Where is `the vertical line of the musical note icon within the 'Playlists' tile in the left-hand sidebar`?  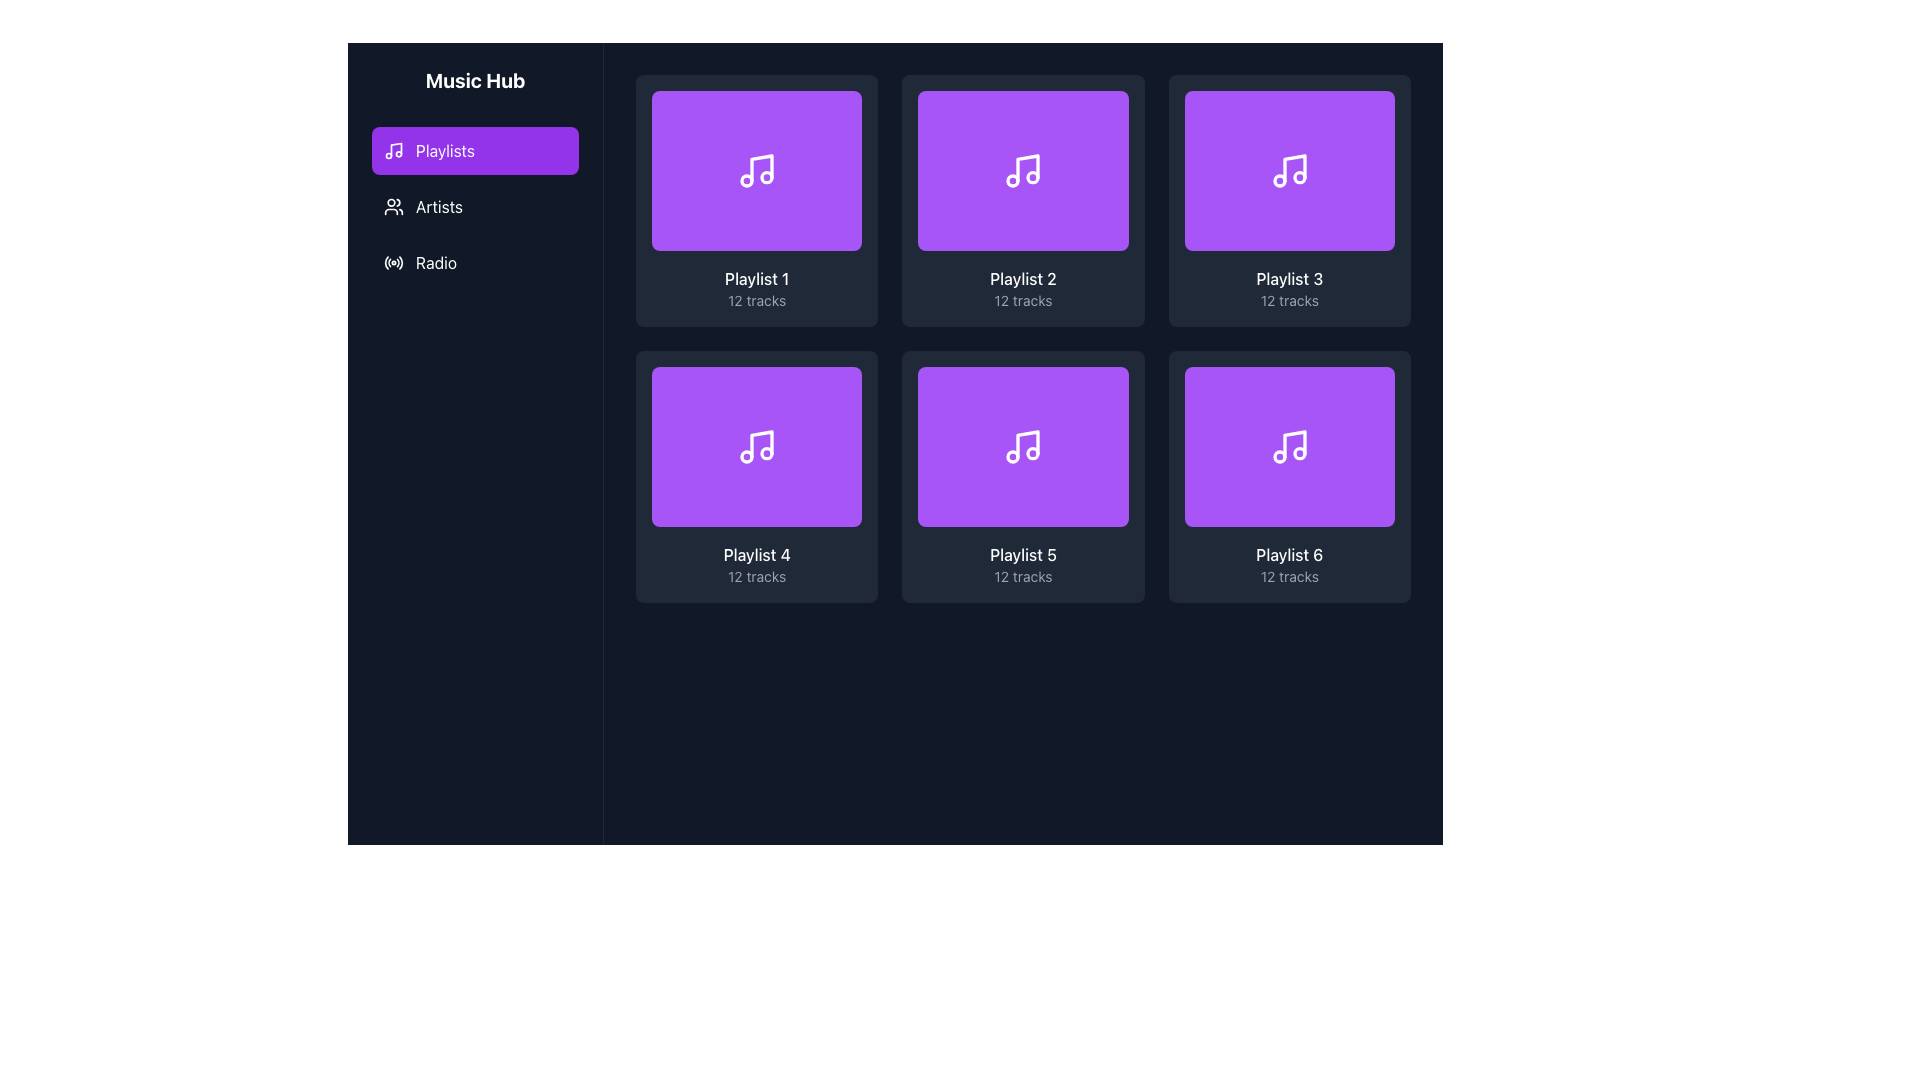 the vertical line of the musical note icon within the 'Playlists' tile in the left-hand sidebar is located at coordinates (396, 148).